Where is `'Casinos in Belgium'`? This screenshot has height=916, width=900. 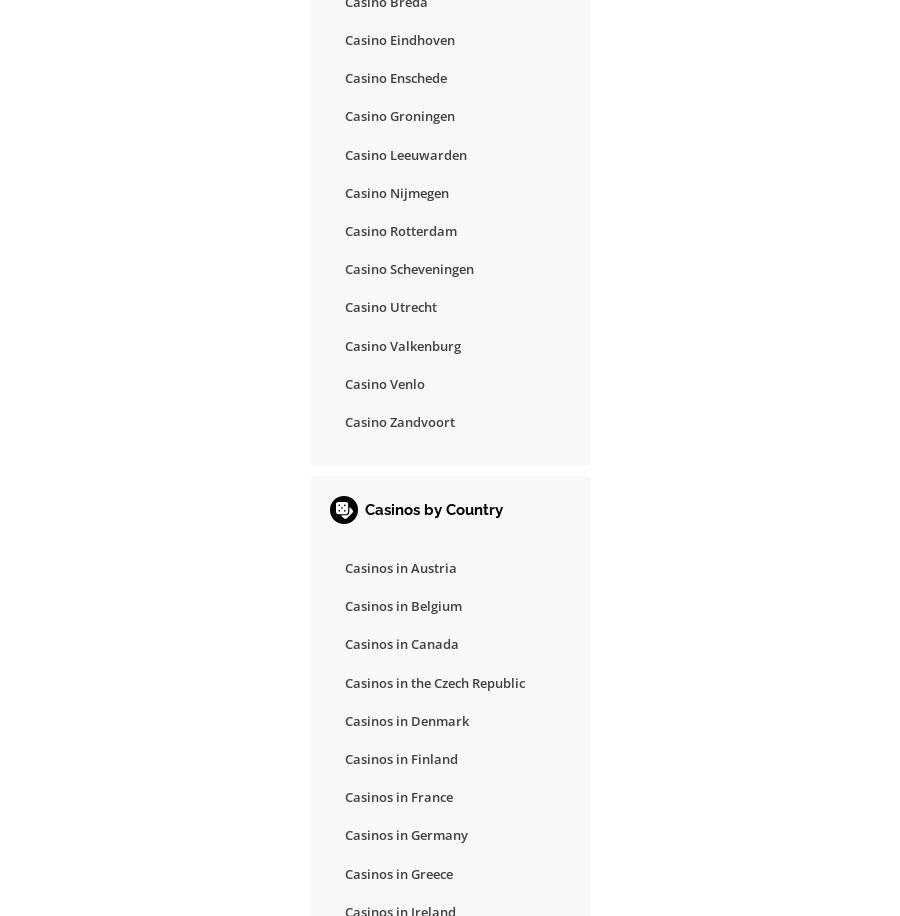 'Casinos in Belgium' is located at coordinates (344, 606).